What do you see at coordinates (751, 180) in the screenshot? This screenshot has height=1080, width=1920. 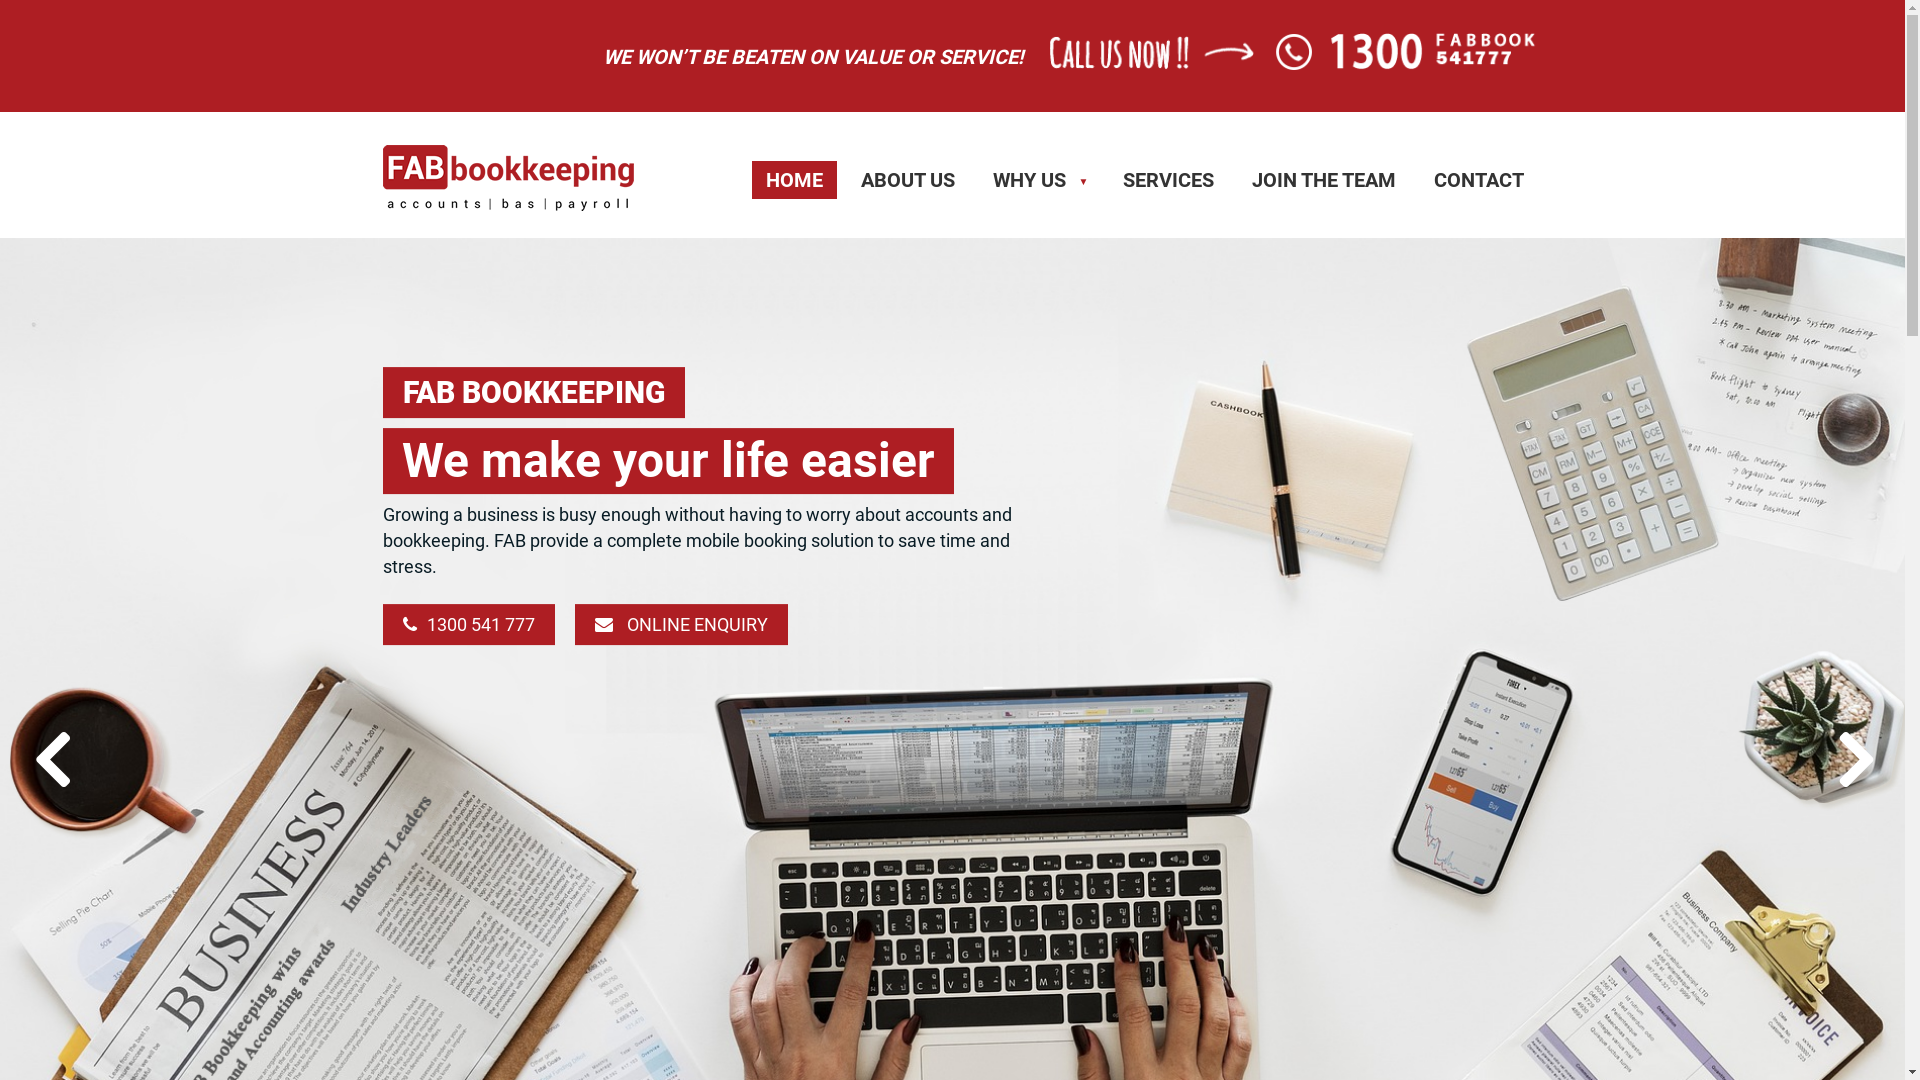 I see `'HOME'` at bounding box center [751, 180].